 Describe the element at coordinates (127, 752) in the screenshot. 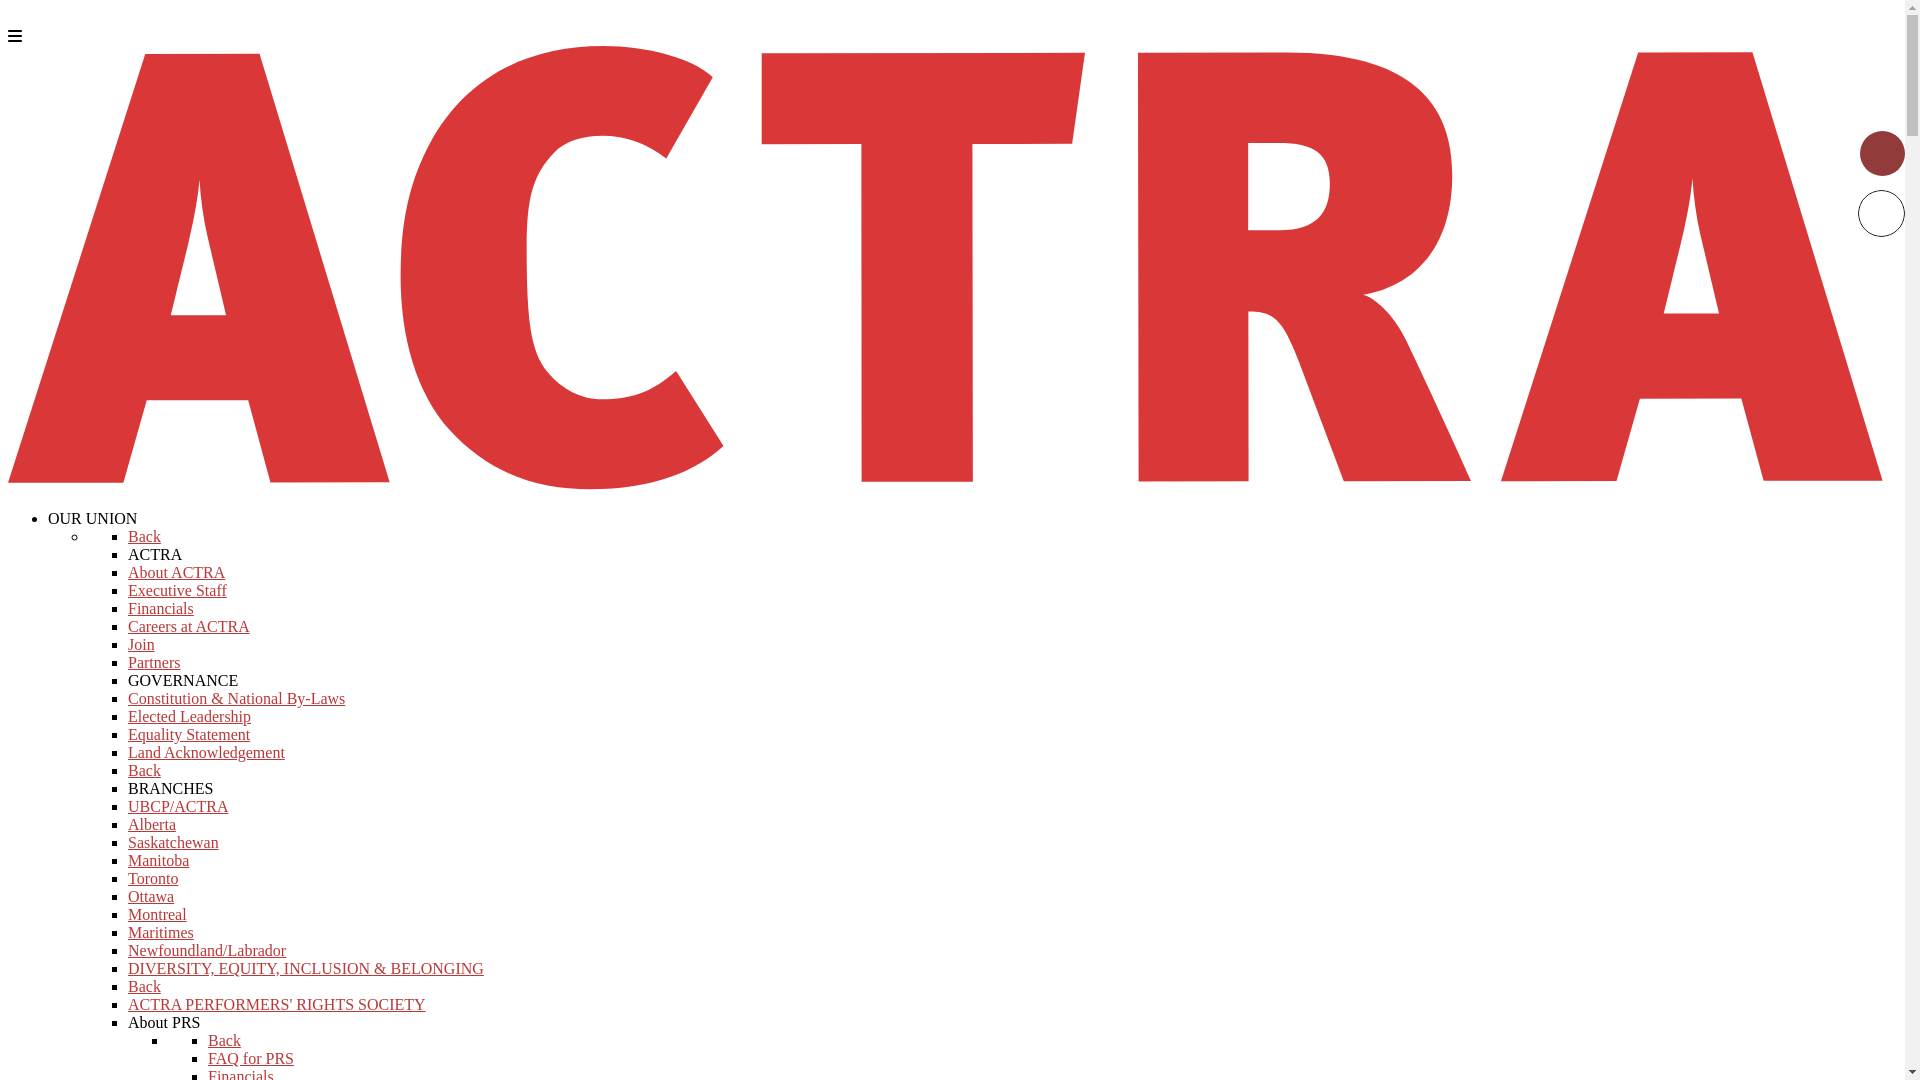

I see `'Land Acknowledgement'` at that location.